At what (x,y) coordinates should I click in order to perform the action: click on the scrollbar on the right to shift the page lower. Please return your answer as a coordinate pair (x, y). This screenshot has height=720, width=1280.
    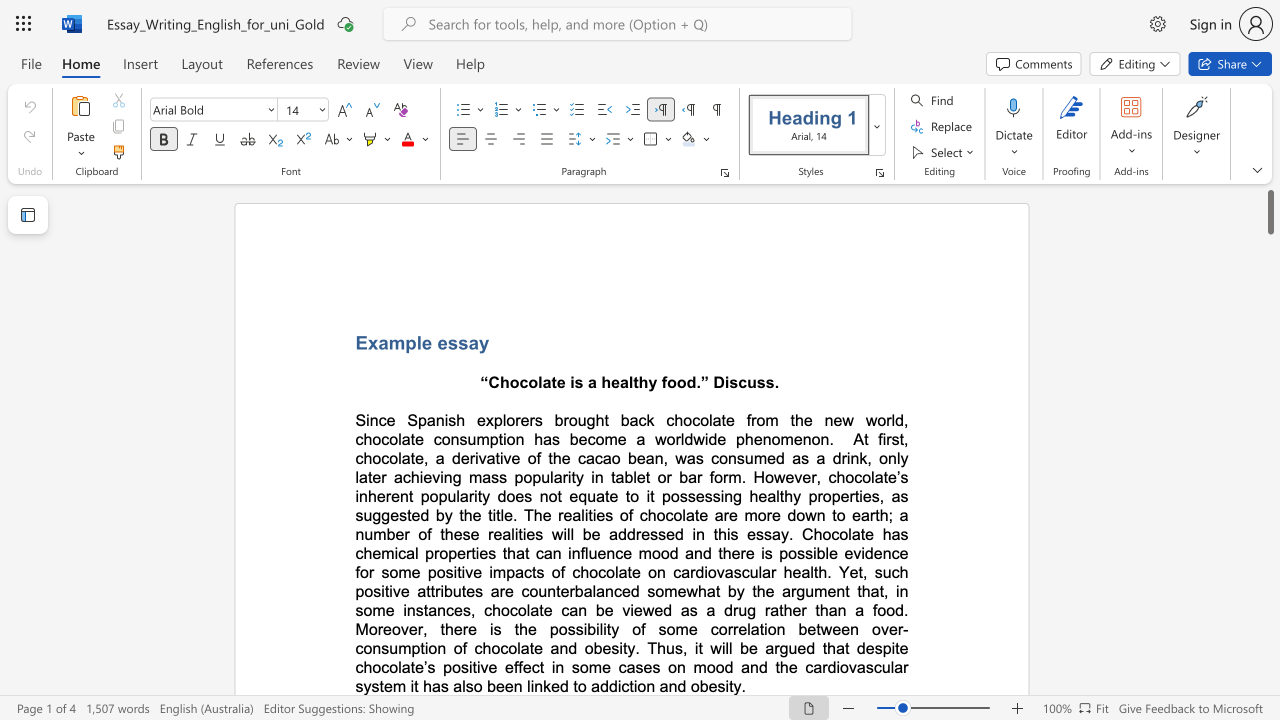
    Looking at the image, I should click on (1269, 470).